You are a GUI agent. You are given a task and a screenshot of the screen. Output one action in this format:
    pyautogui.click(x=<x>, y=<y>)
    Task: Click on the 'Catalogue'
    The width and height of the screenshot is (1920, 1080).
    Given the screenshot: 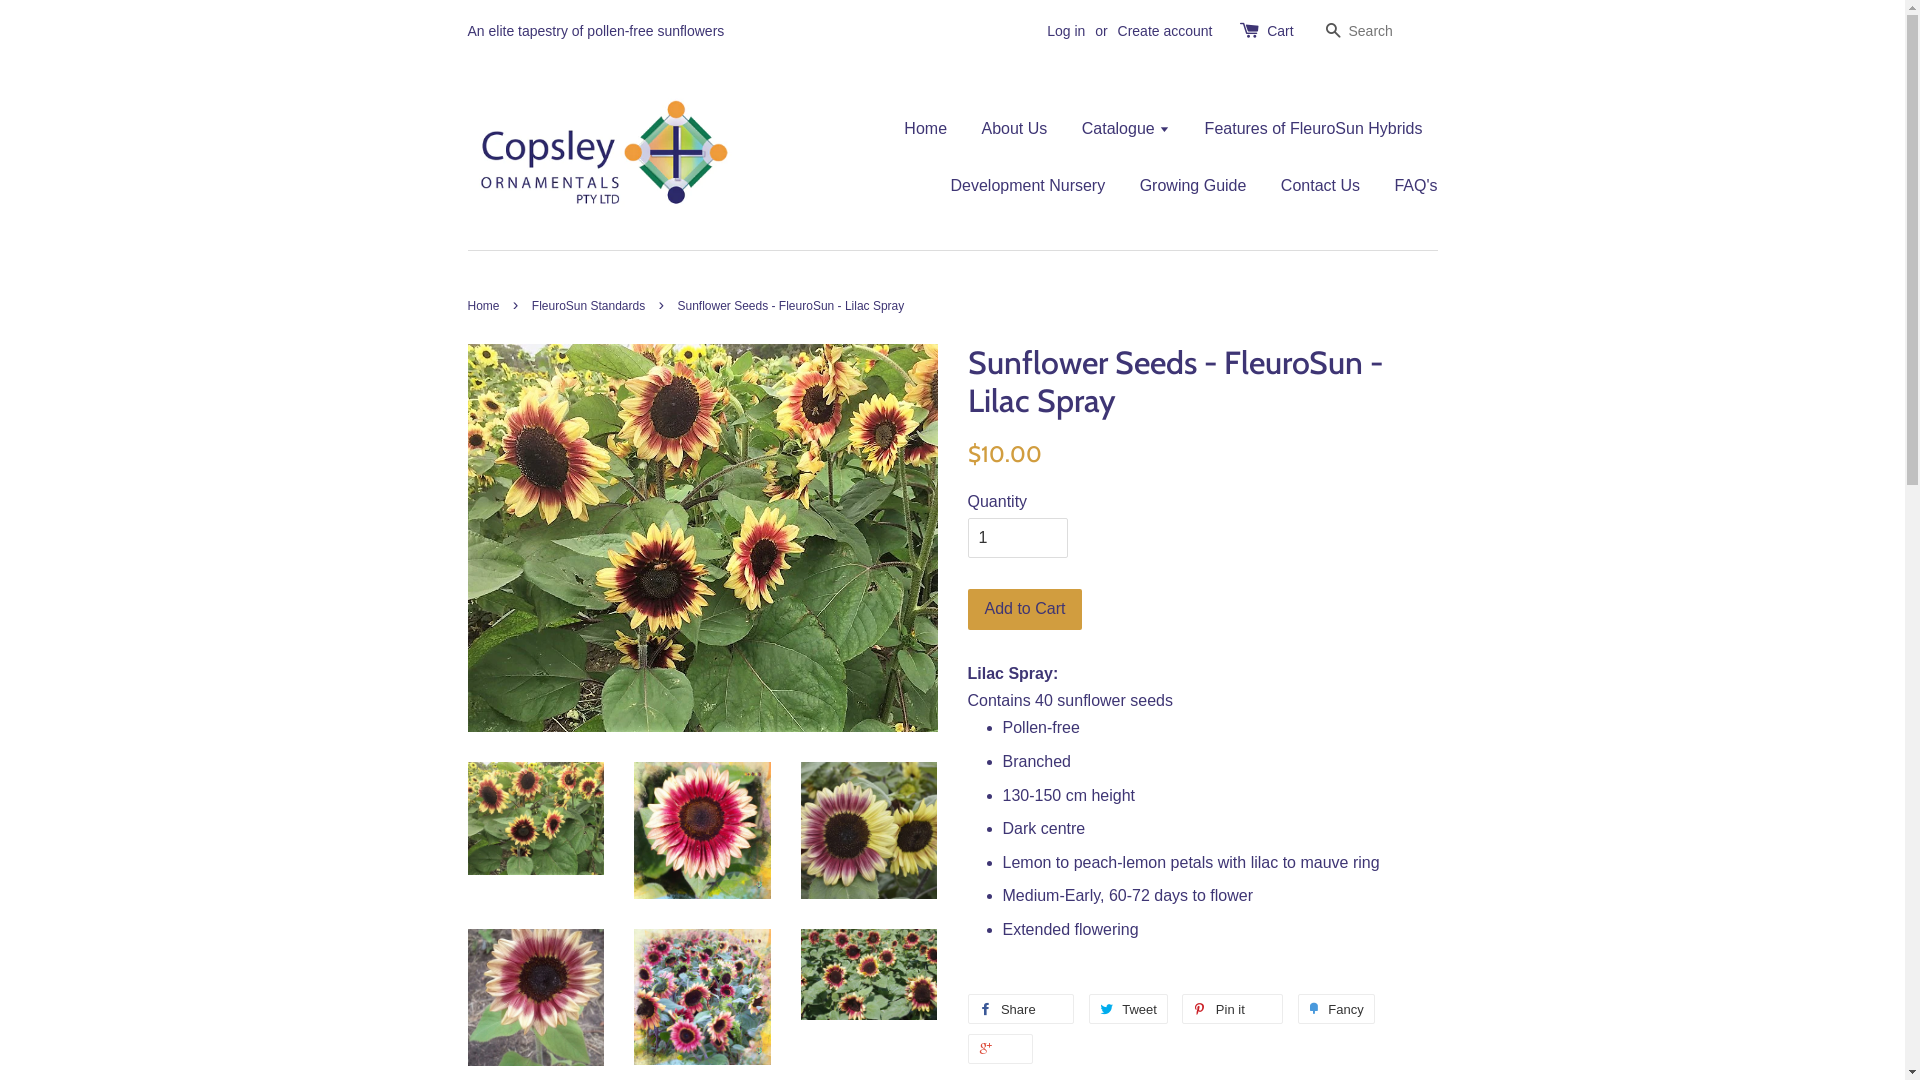 What is the action you would take?
    pyautogui.click(x=1126, y=128)
    